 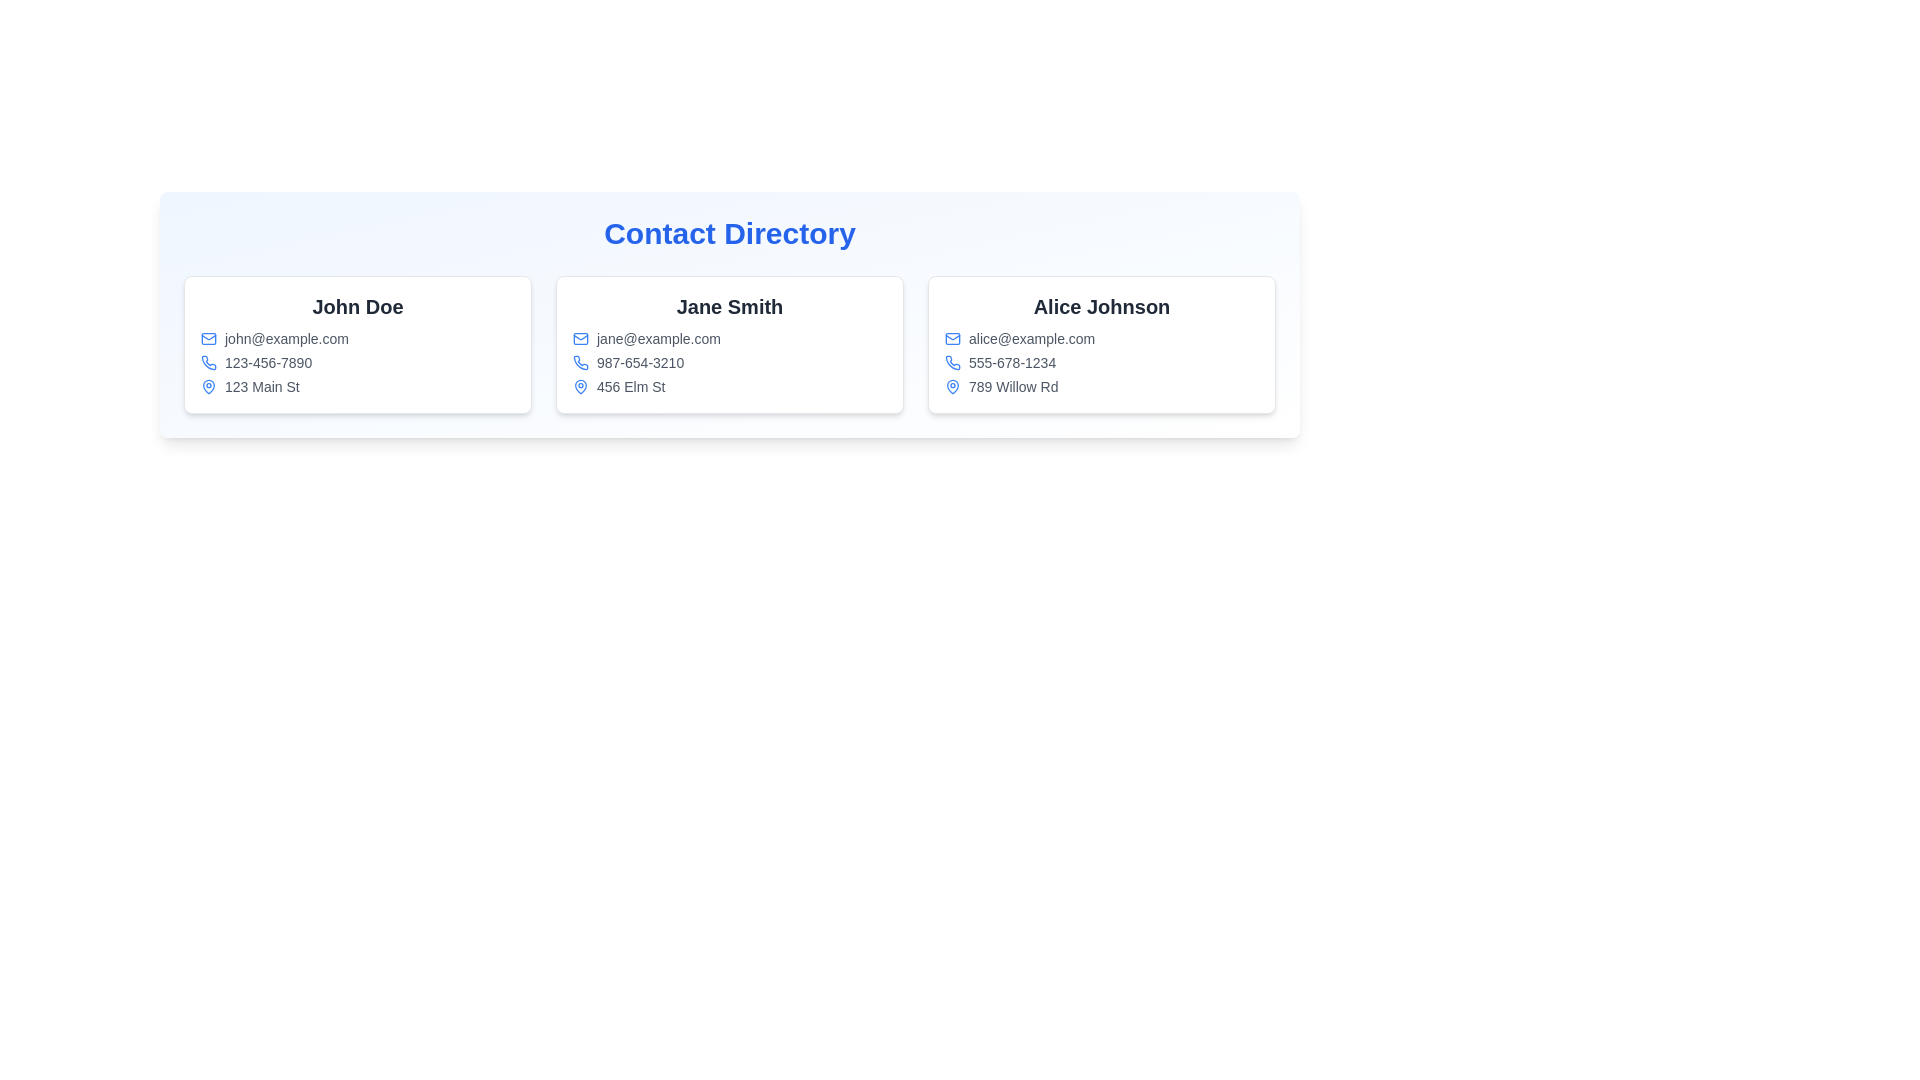 What do you see at coordinates (1101, 307) in the screenshot?
I see `the heading 'Alice Johnson'` at bounding box center [1101, 307].